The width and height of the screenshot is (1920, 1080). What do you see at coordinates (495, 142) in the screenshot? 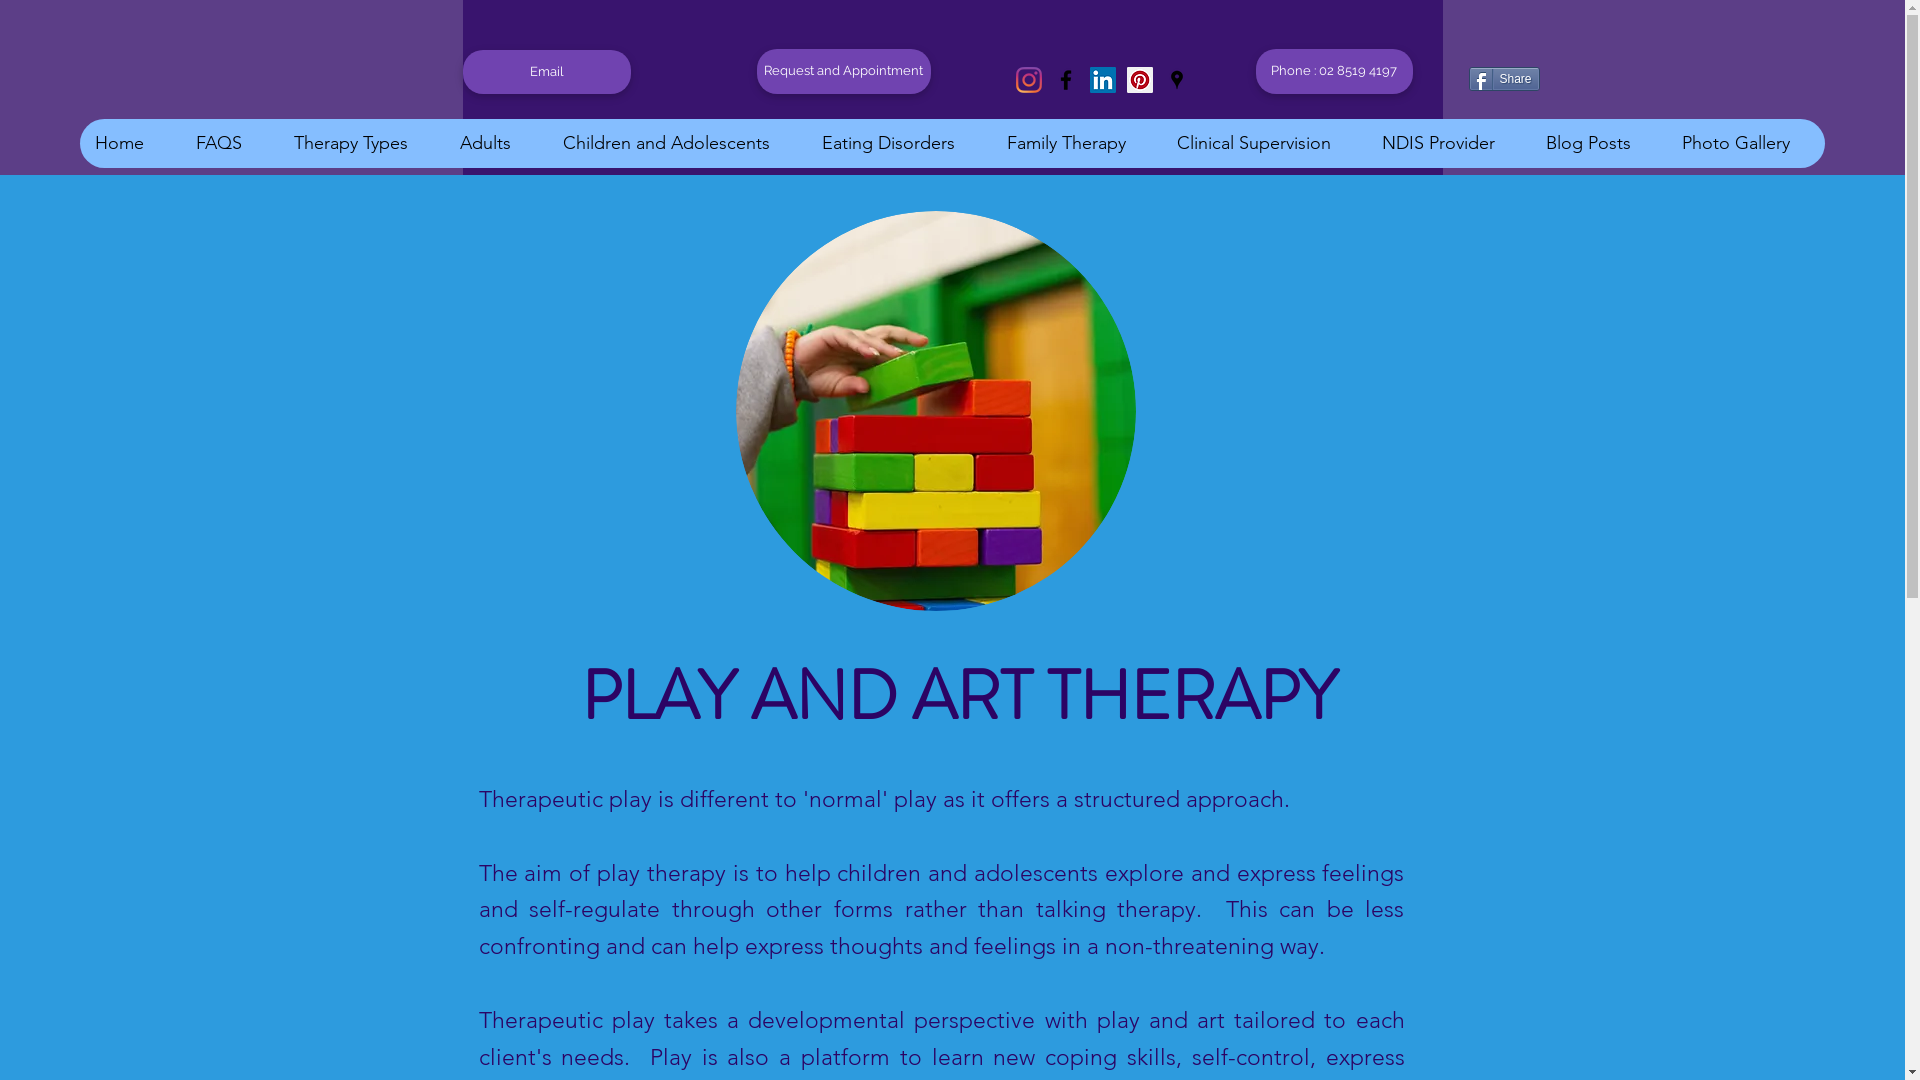
I see `'Adults'` at bounding box center [495, 142].